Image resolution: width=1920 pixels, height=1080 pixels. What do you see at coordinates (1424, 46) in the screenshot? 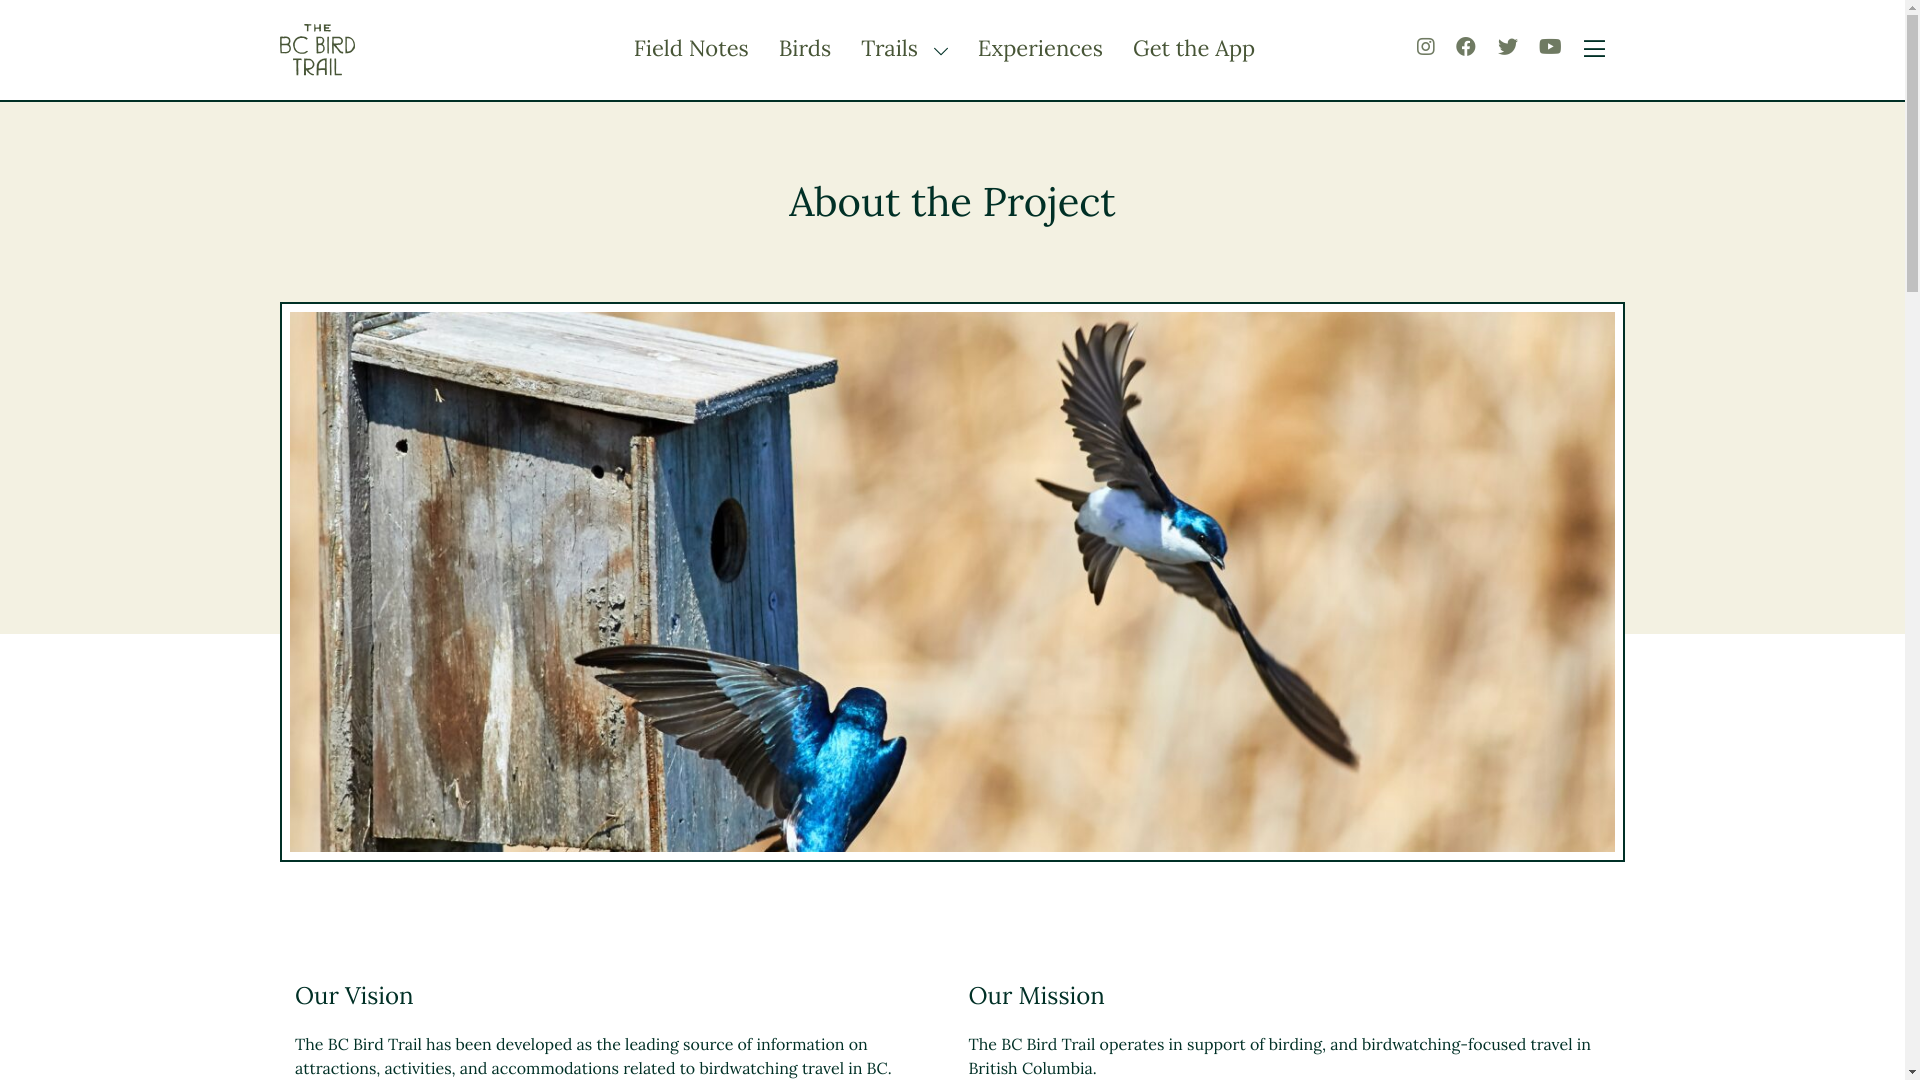
I see `'BC Bird Trail Instagram Account'` at bounding box center [1424, 46].